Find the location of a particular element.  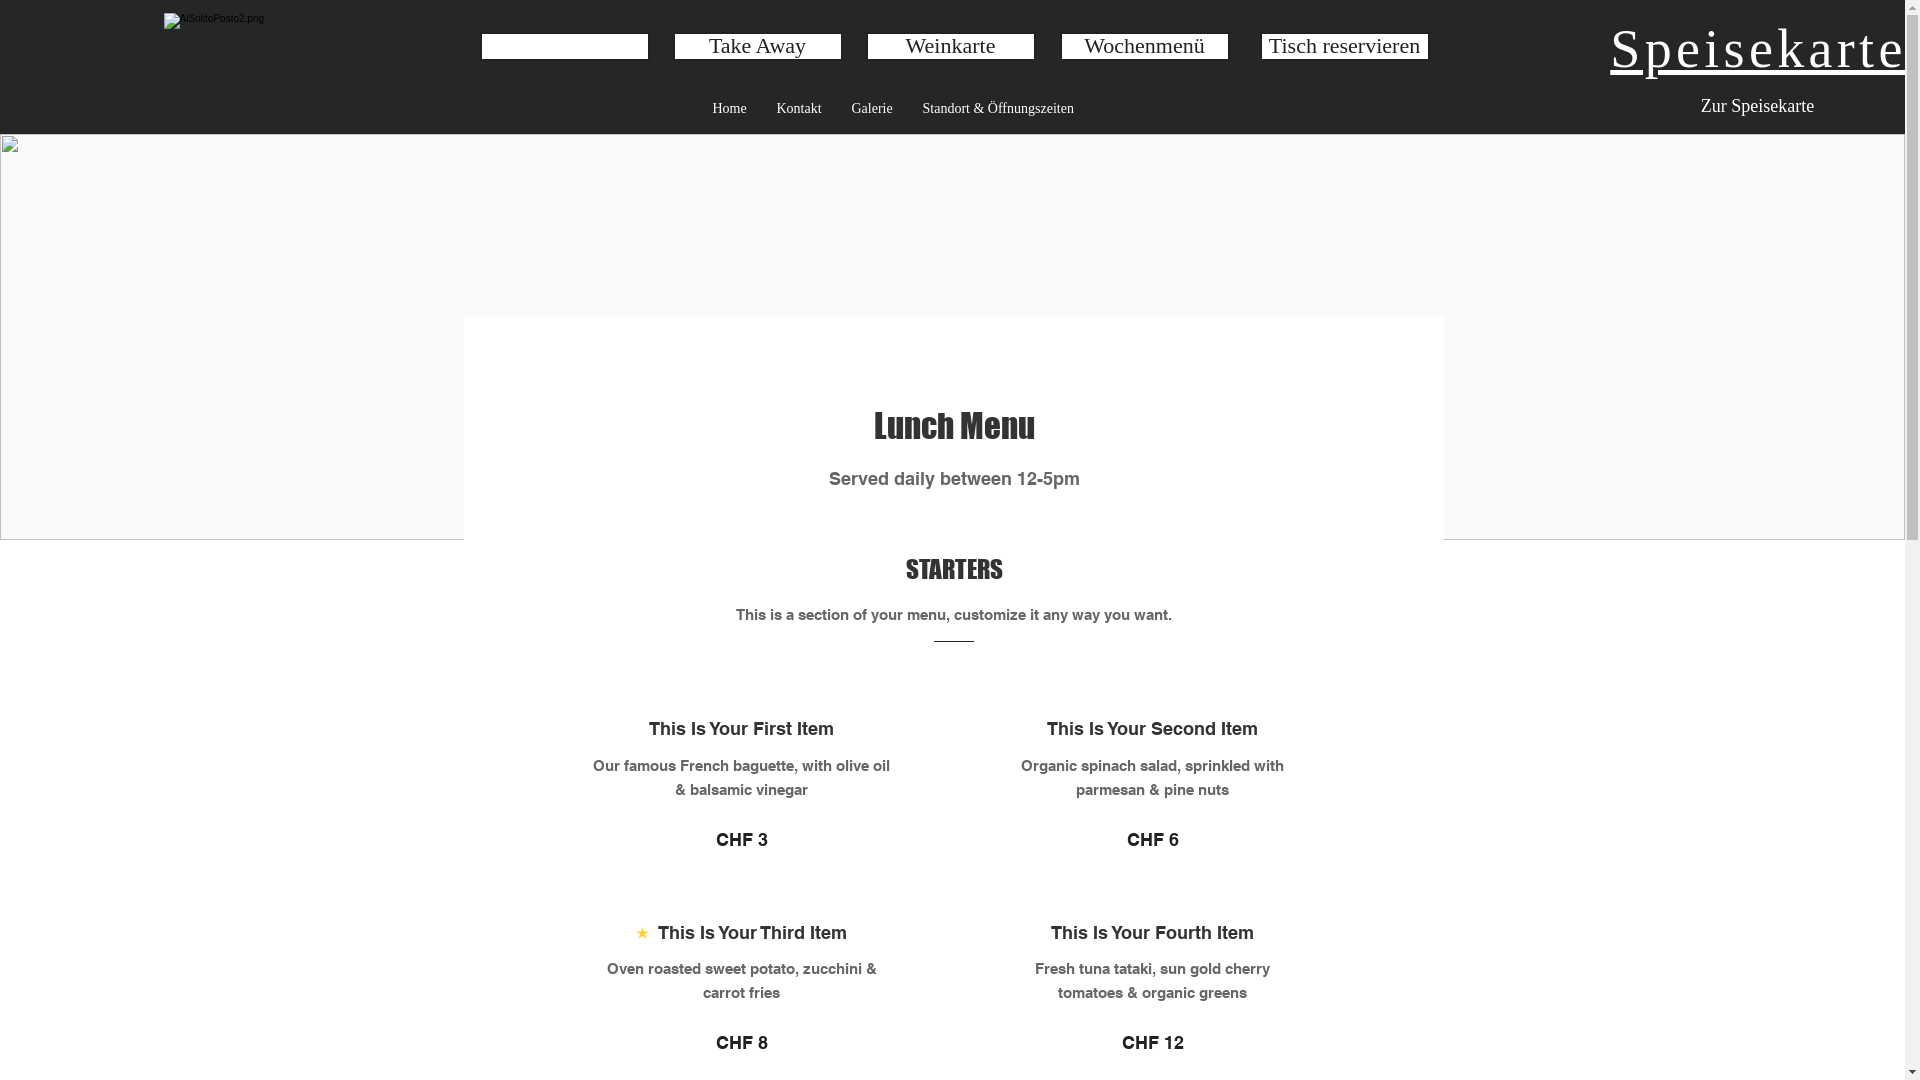

'Galerie' is located at coordinates (835, 108).